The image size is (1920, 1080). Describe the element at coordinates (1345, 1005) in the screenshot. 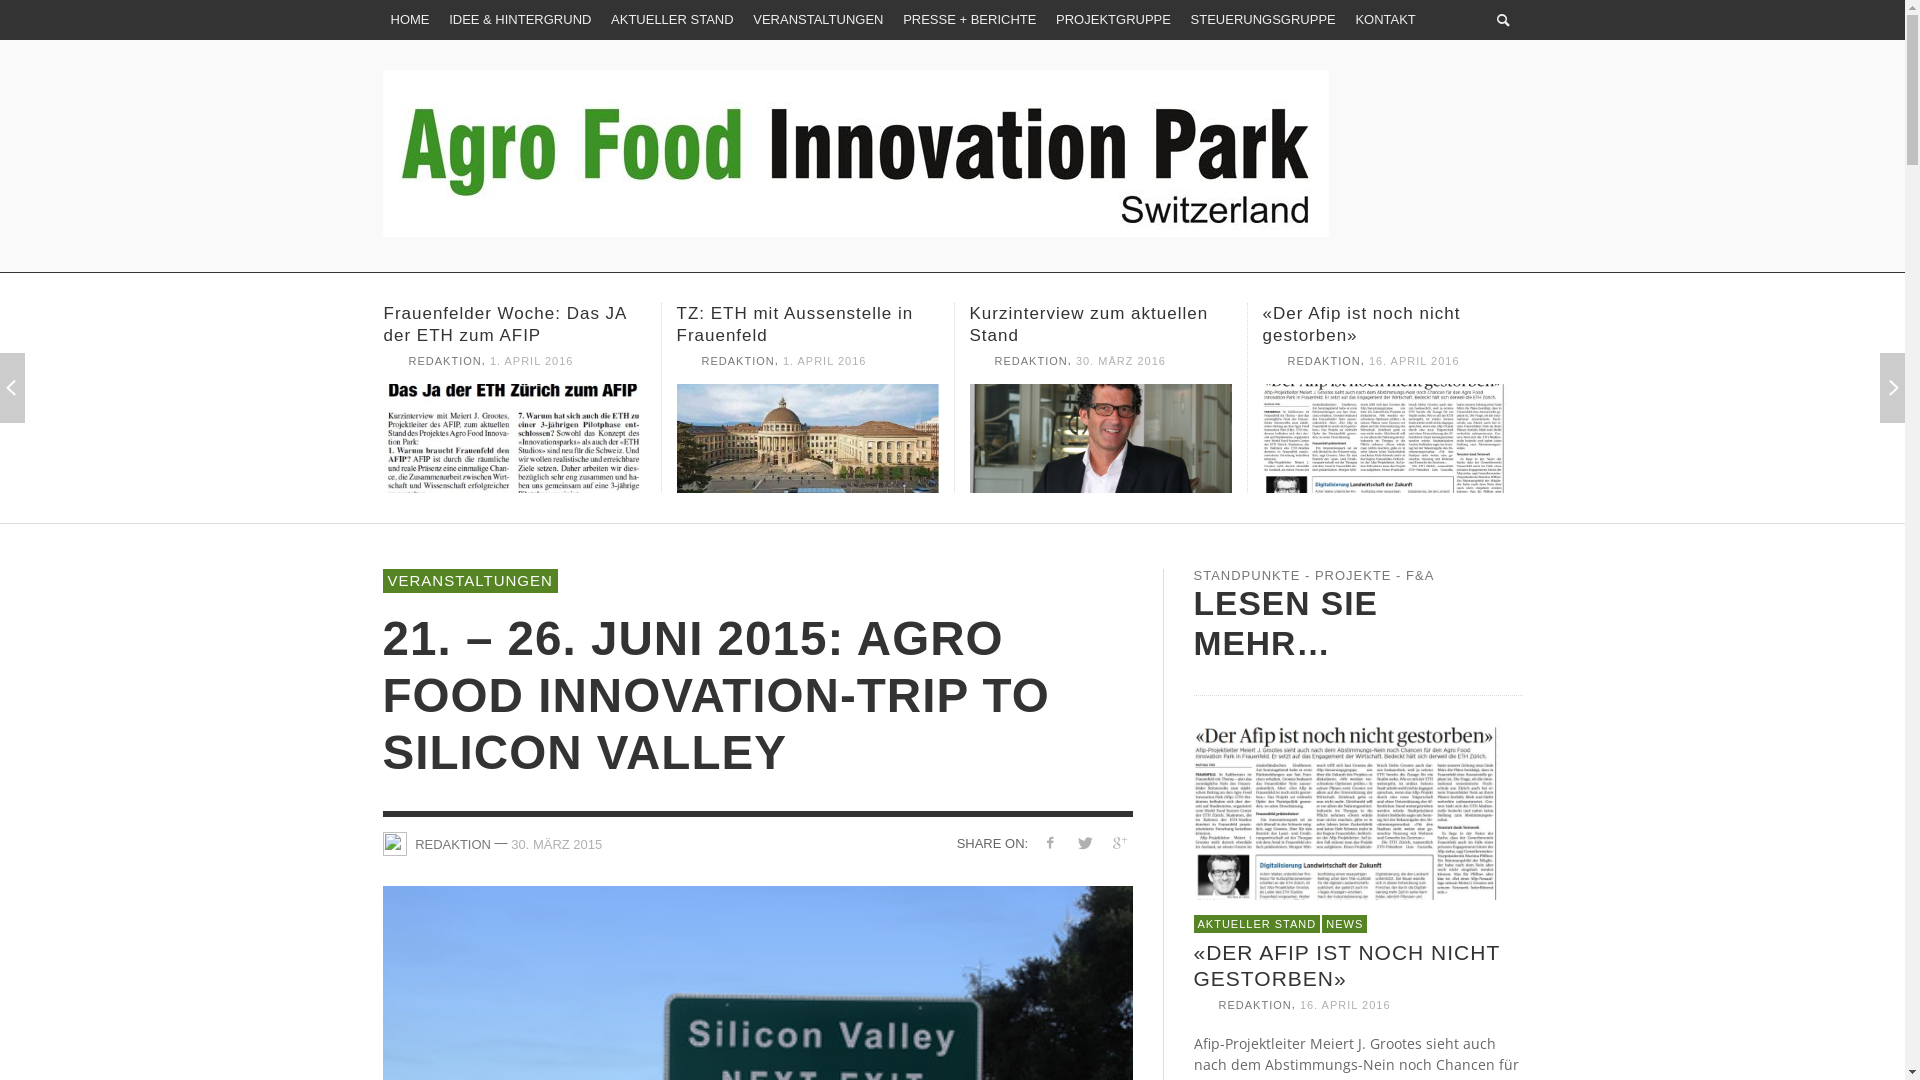

I see `'16. APRIL 2016'` at that location.